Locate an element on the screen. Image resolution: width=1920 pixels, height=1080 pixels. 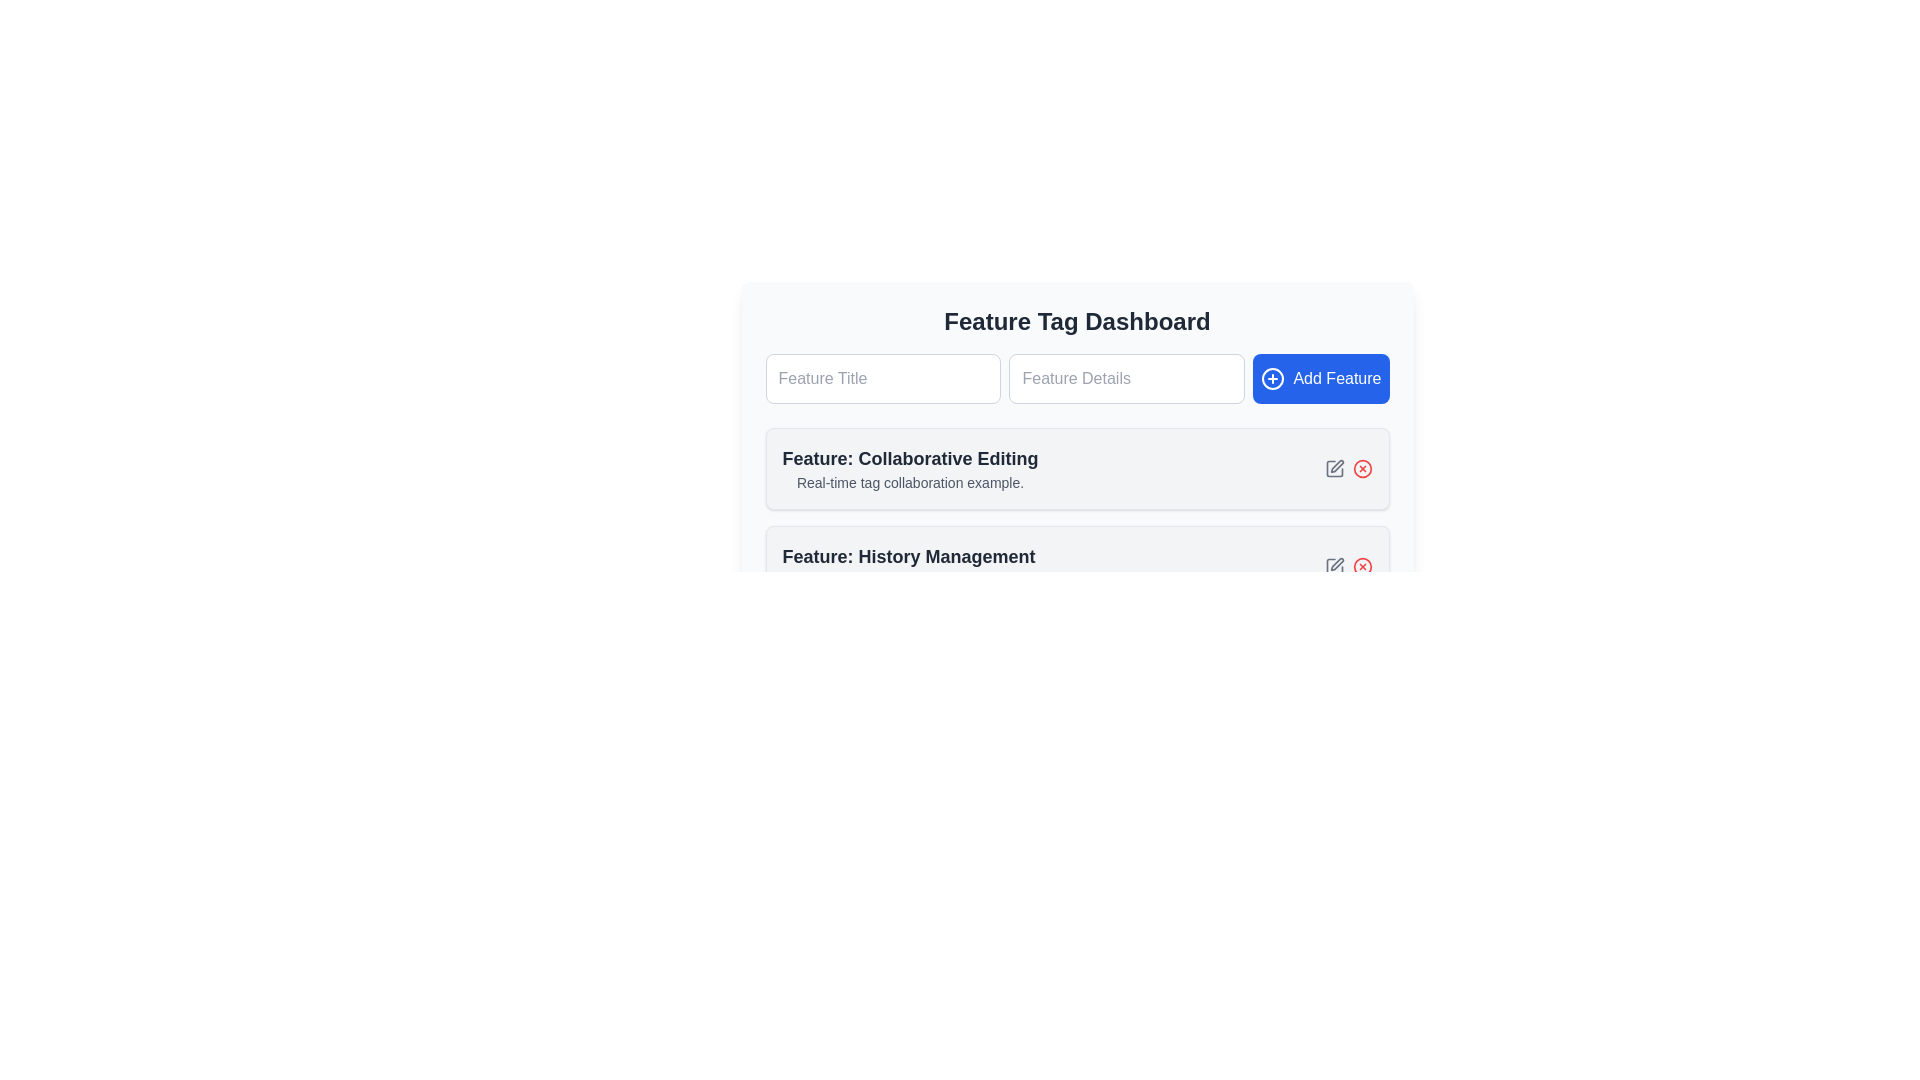
the circular close button with a red border and 'X' inside, located in the bottom-right corner of the second row is located at coordinates (1361, 567).